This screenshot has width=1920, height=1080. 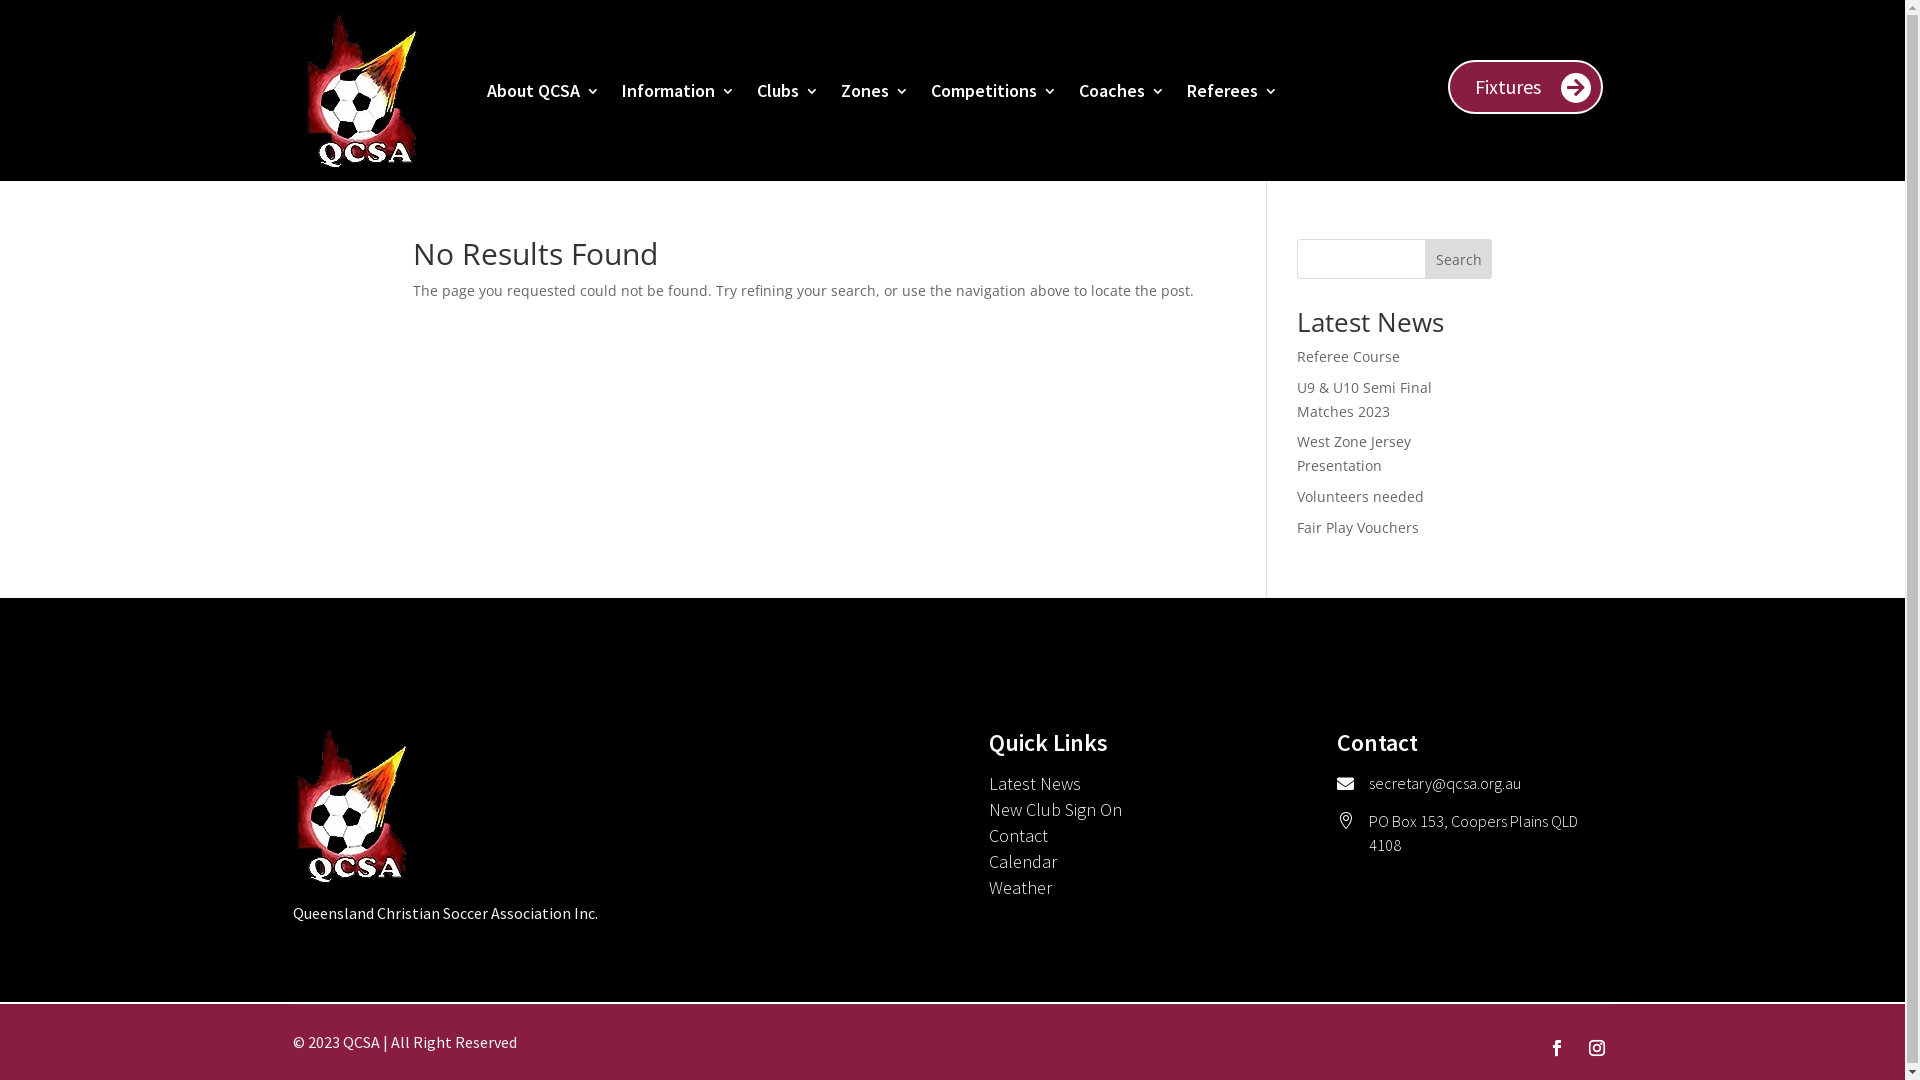 I want to click on 'Follow on Instagram', so click(x=1595, y=1047).